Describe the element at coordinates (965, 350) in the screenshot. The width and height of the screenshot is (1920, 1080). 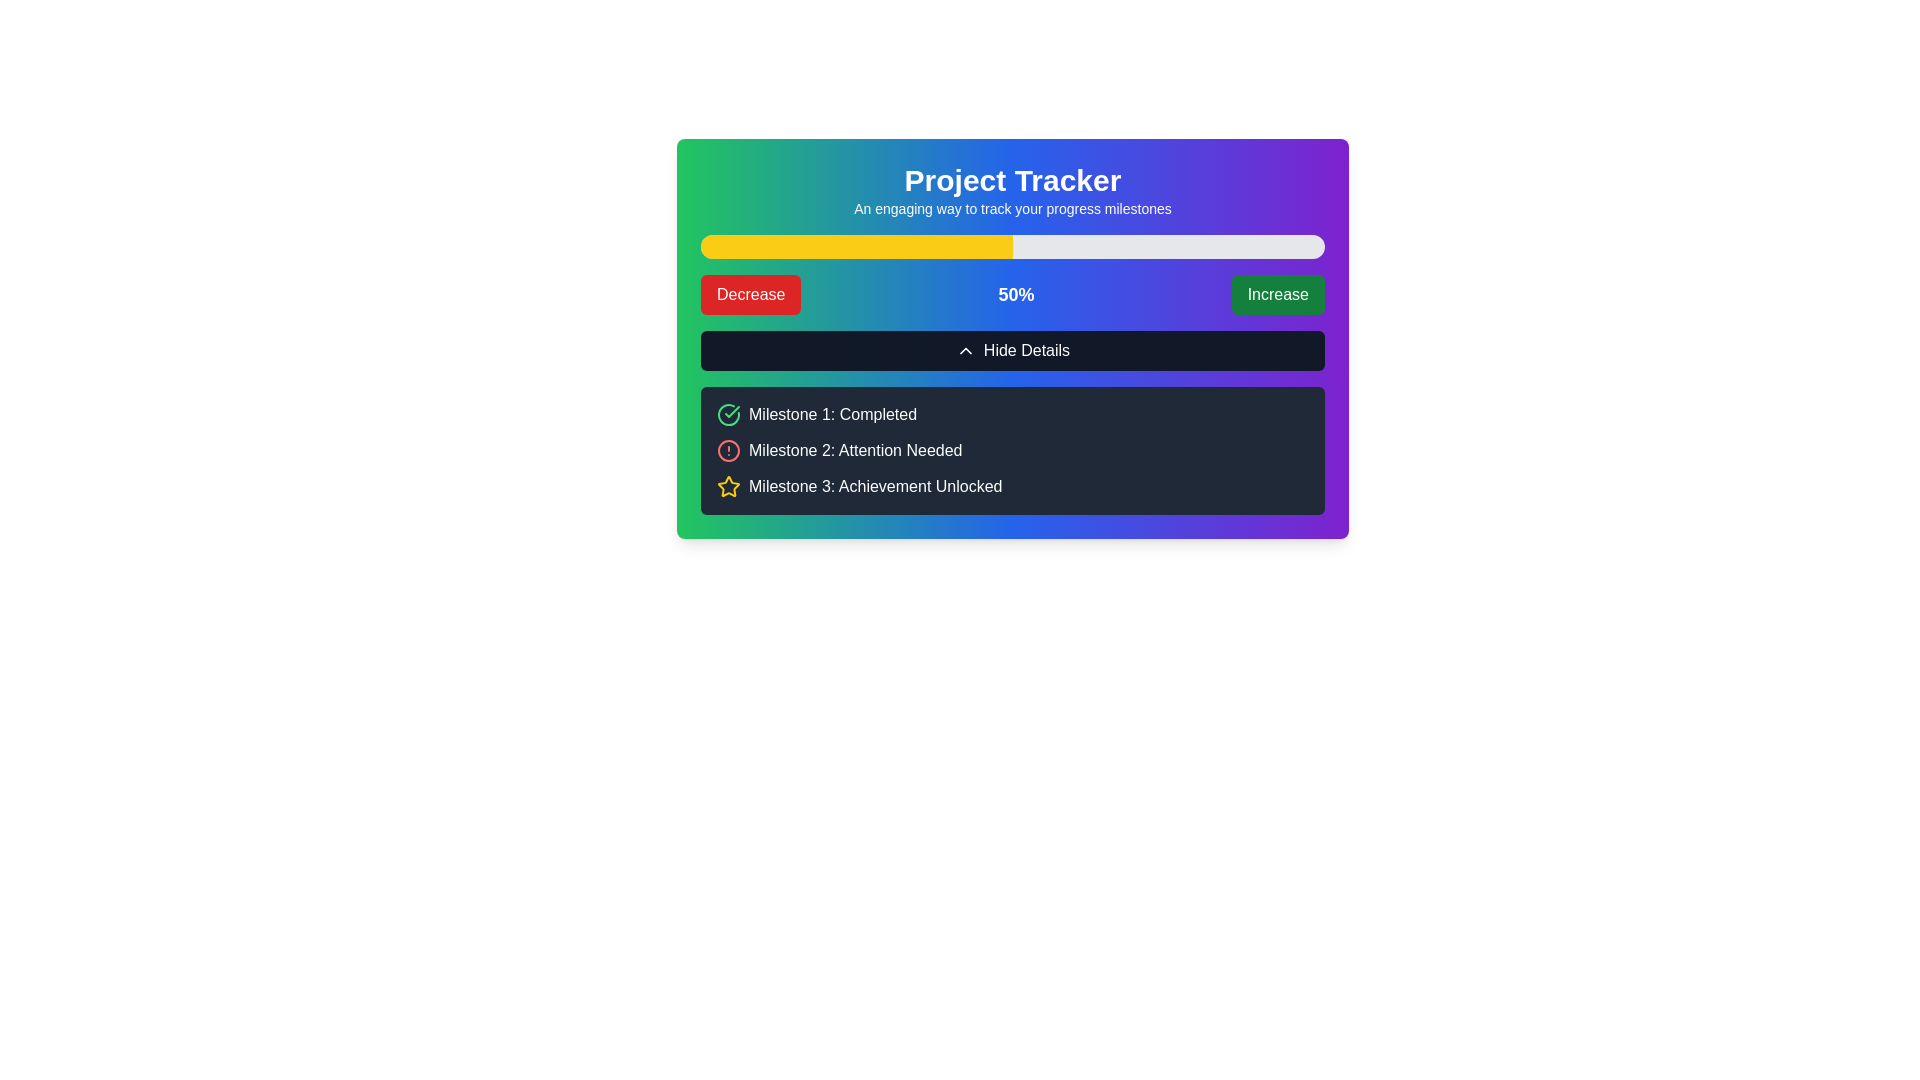
I see `the toggle icon located to the left of the 'Hide Details' button for additional visual feedback` at that location.